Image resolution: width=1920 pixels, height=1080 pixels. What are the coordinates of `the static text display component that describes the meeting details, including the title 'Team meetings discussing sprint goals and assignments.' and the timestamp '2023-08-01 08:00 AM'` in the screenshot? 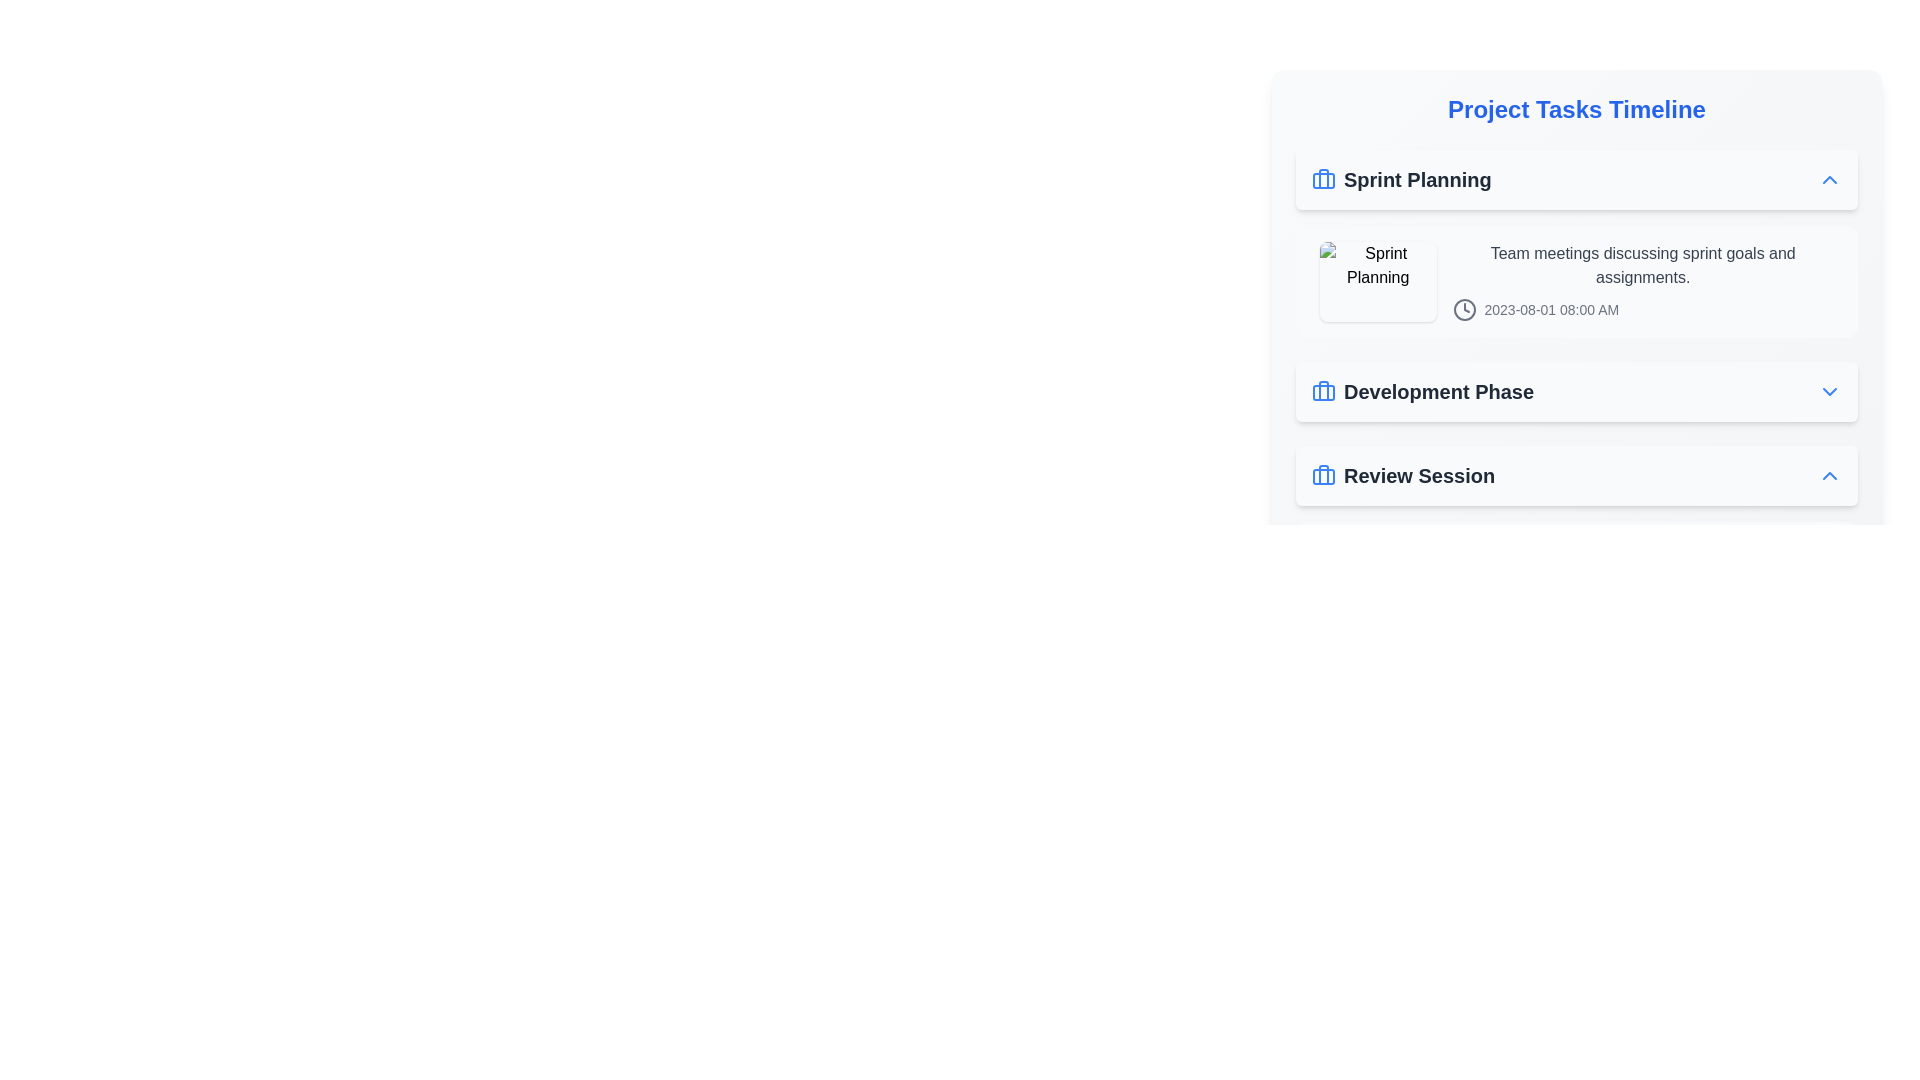 It's located at (1643, 281).